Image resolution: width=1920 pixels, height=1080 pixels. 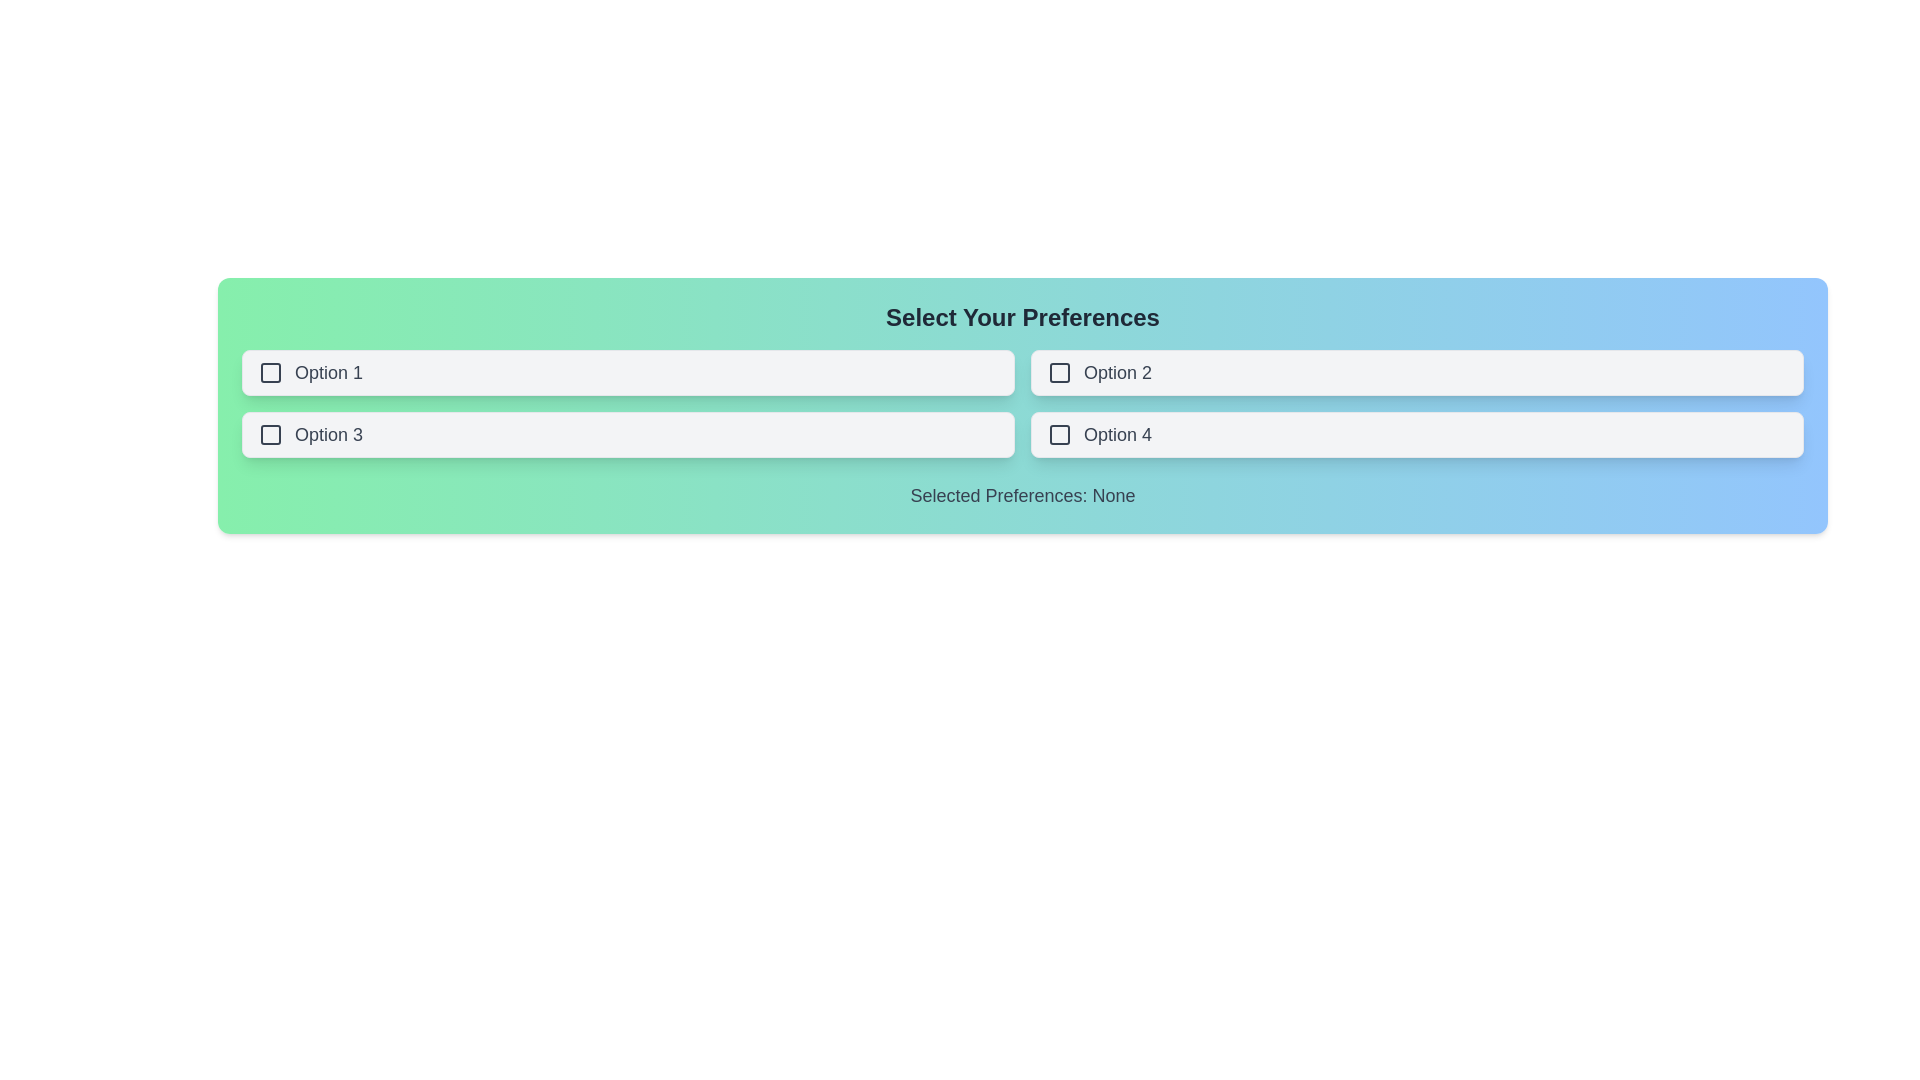 I want to click on the button labeled Option 1 to observe the hover state change, so click(x=627, y=373).